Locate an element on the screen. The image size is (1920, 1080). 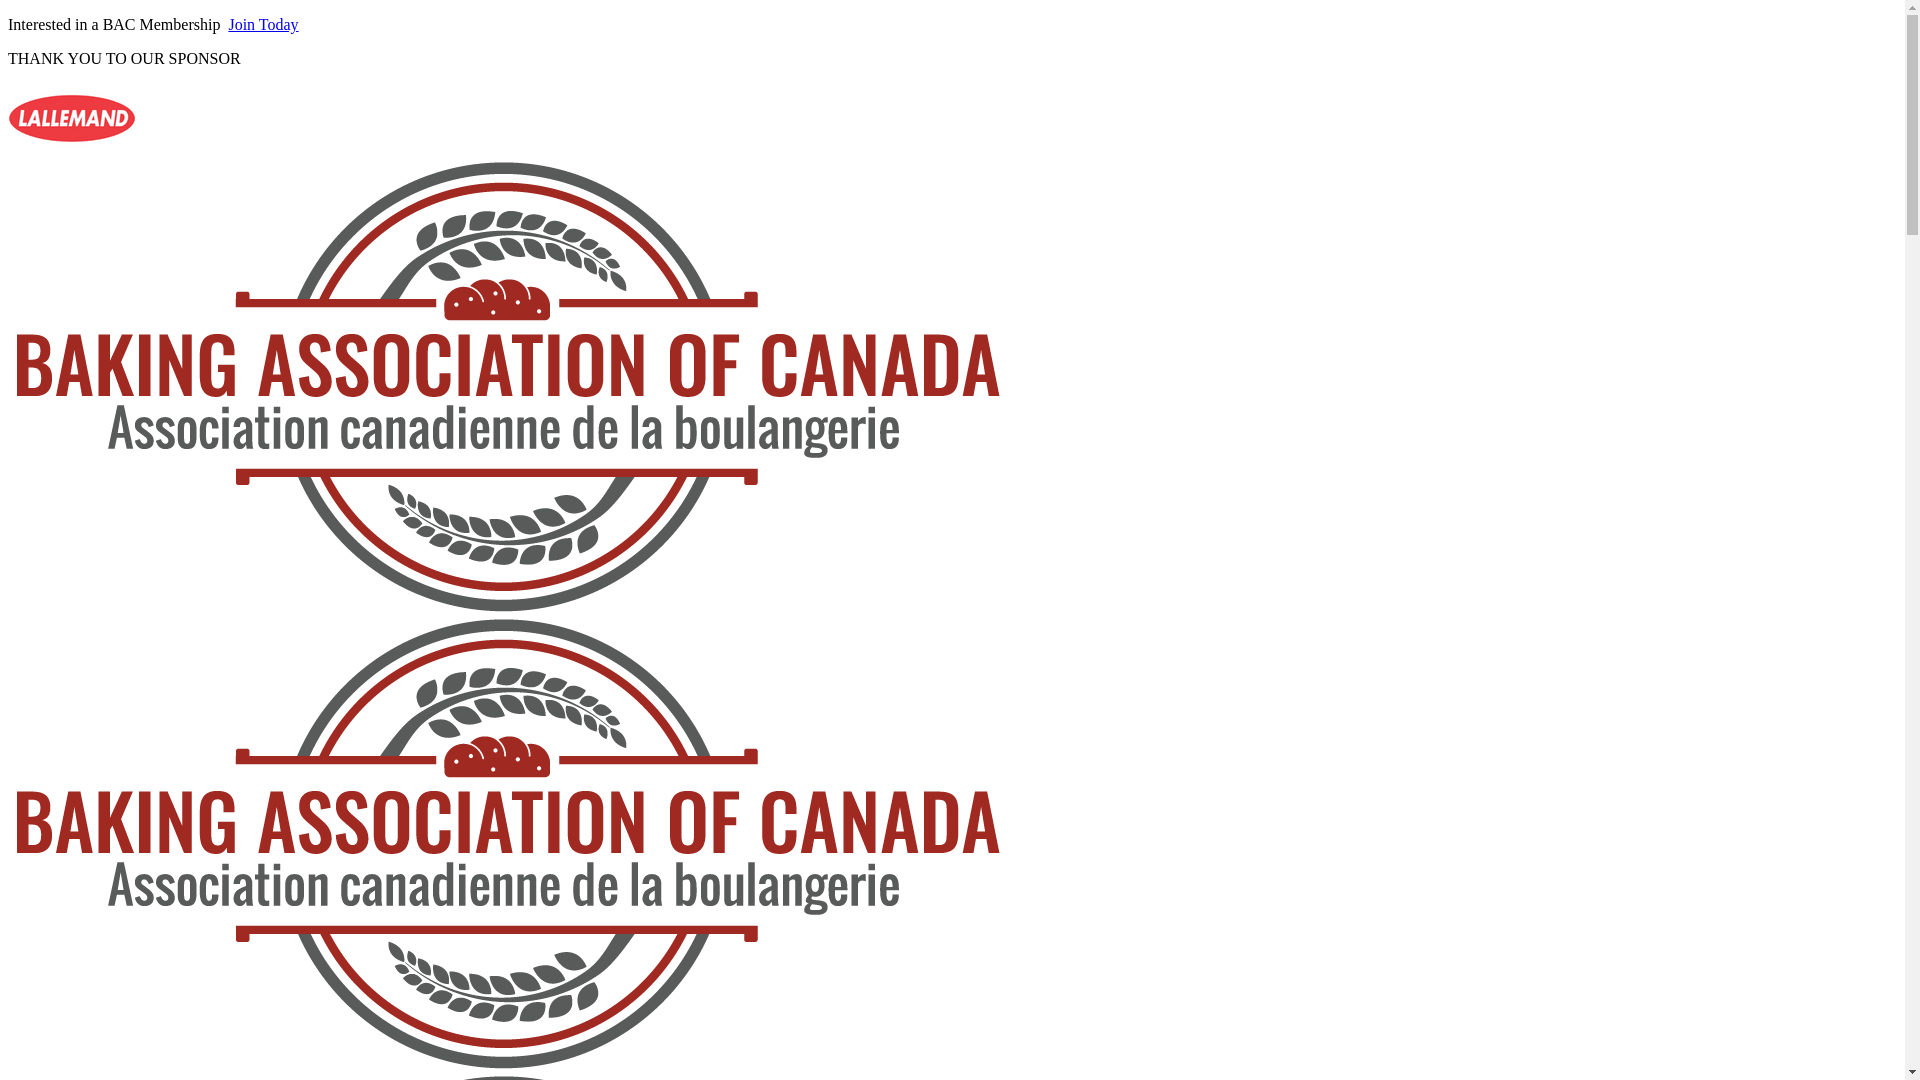
'Join Today' is located at coordinates (262, 24).